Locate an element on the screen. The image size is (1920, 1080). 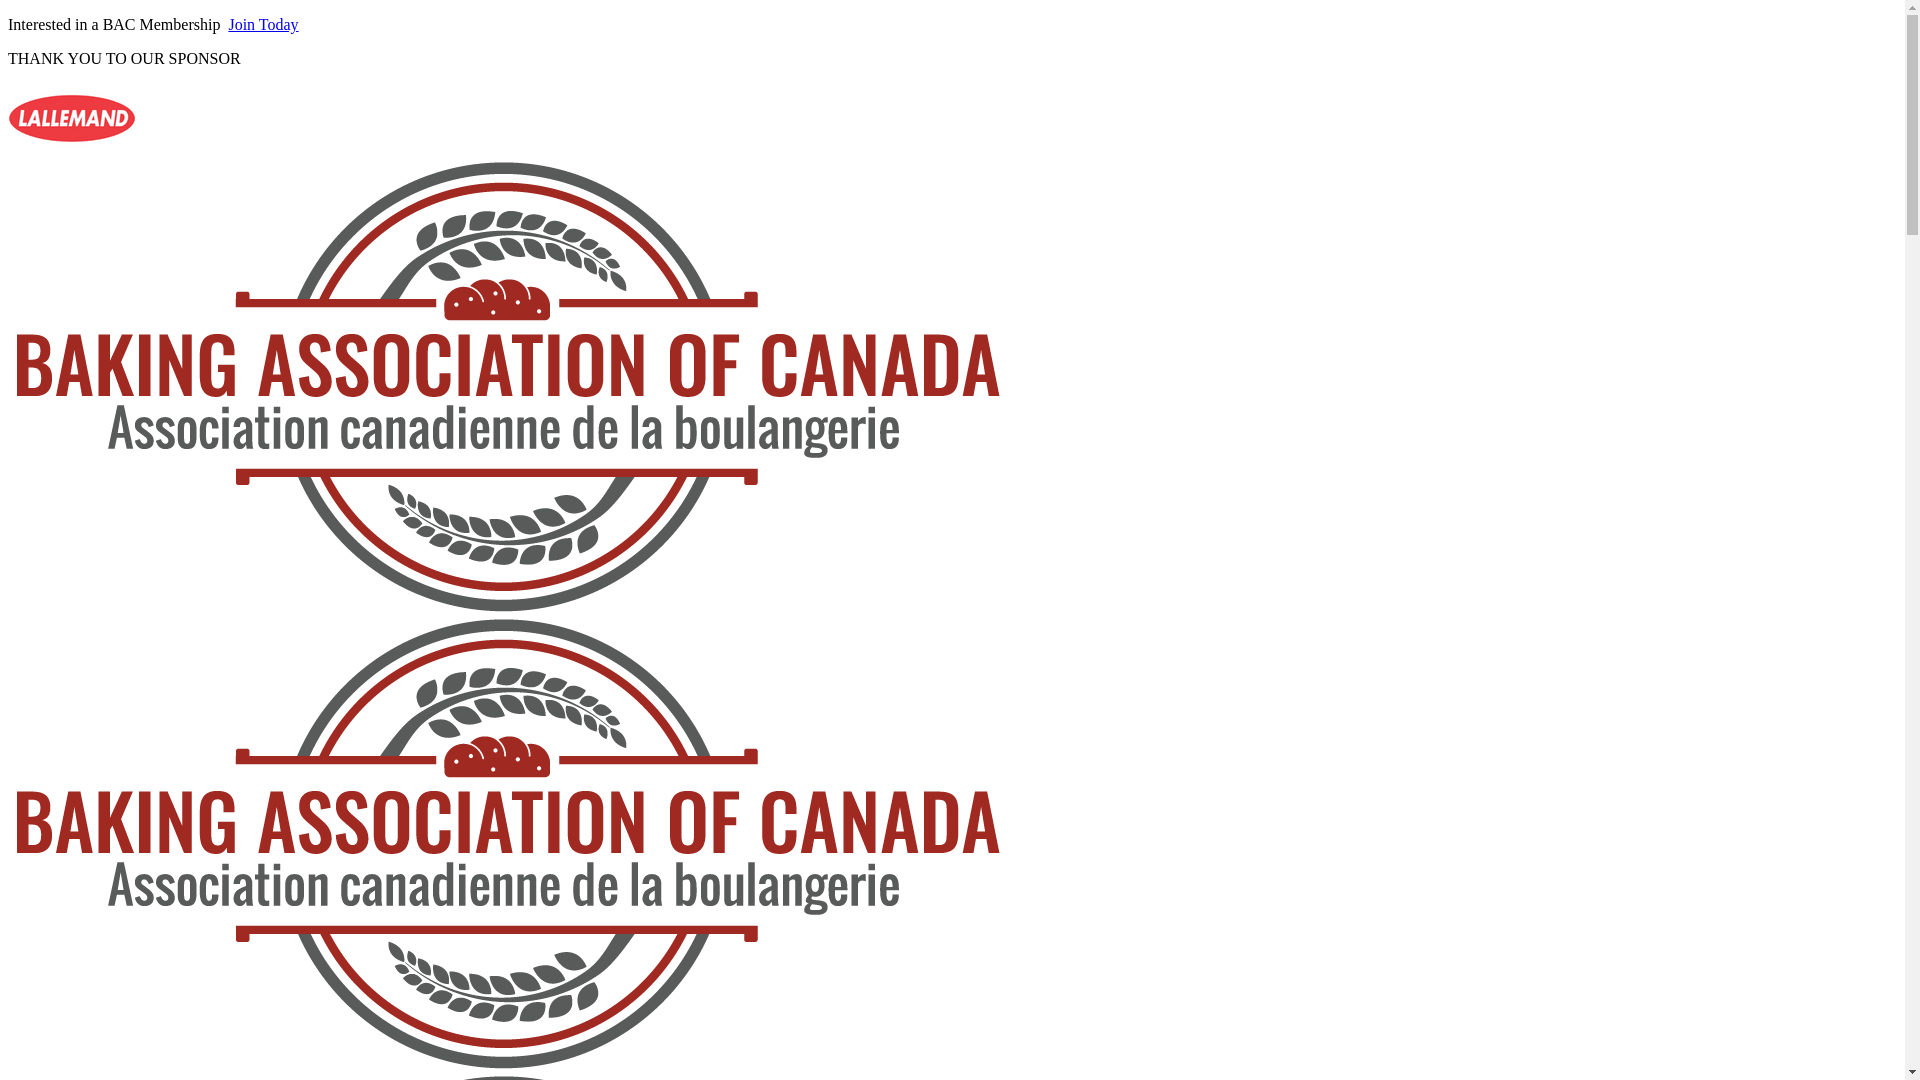
'Join Today' is located at coordinates (262, 24).